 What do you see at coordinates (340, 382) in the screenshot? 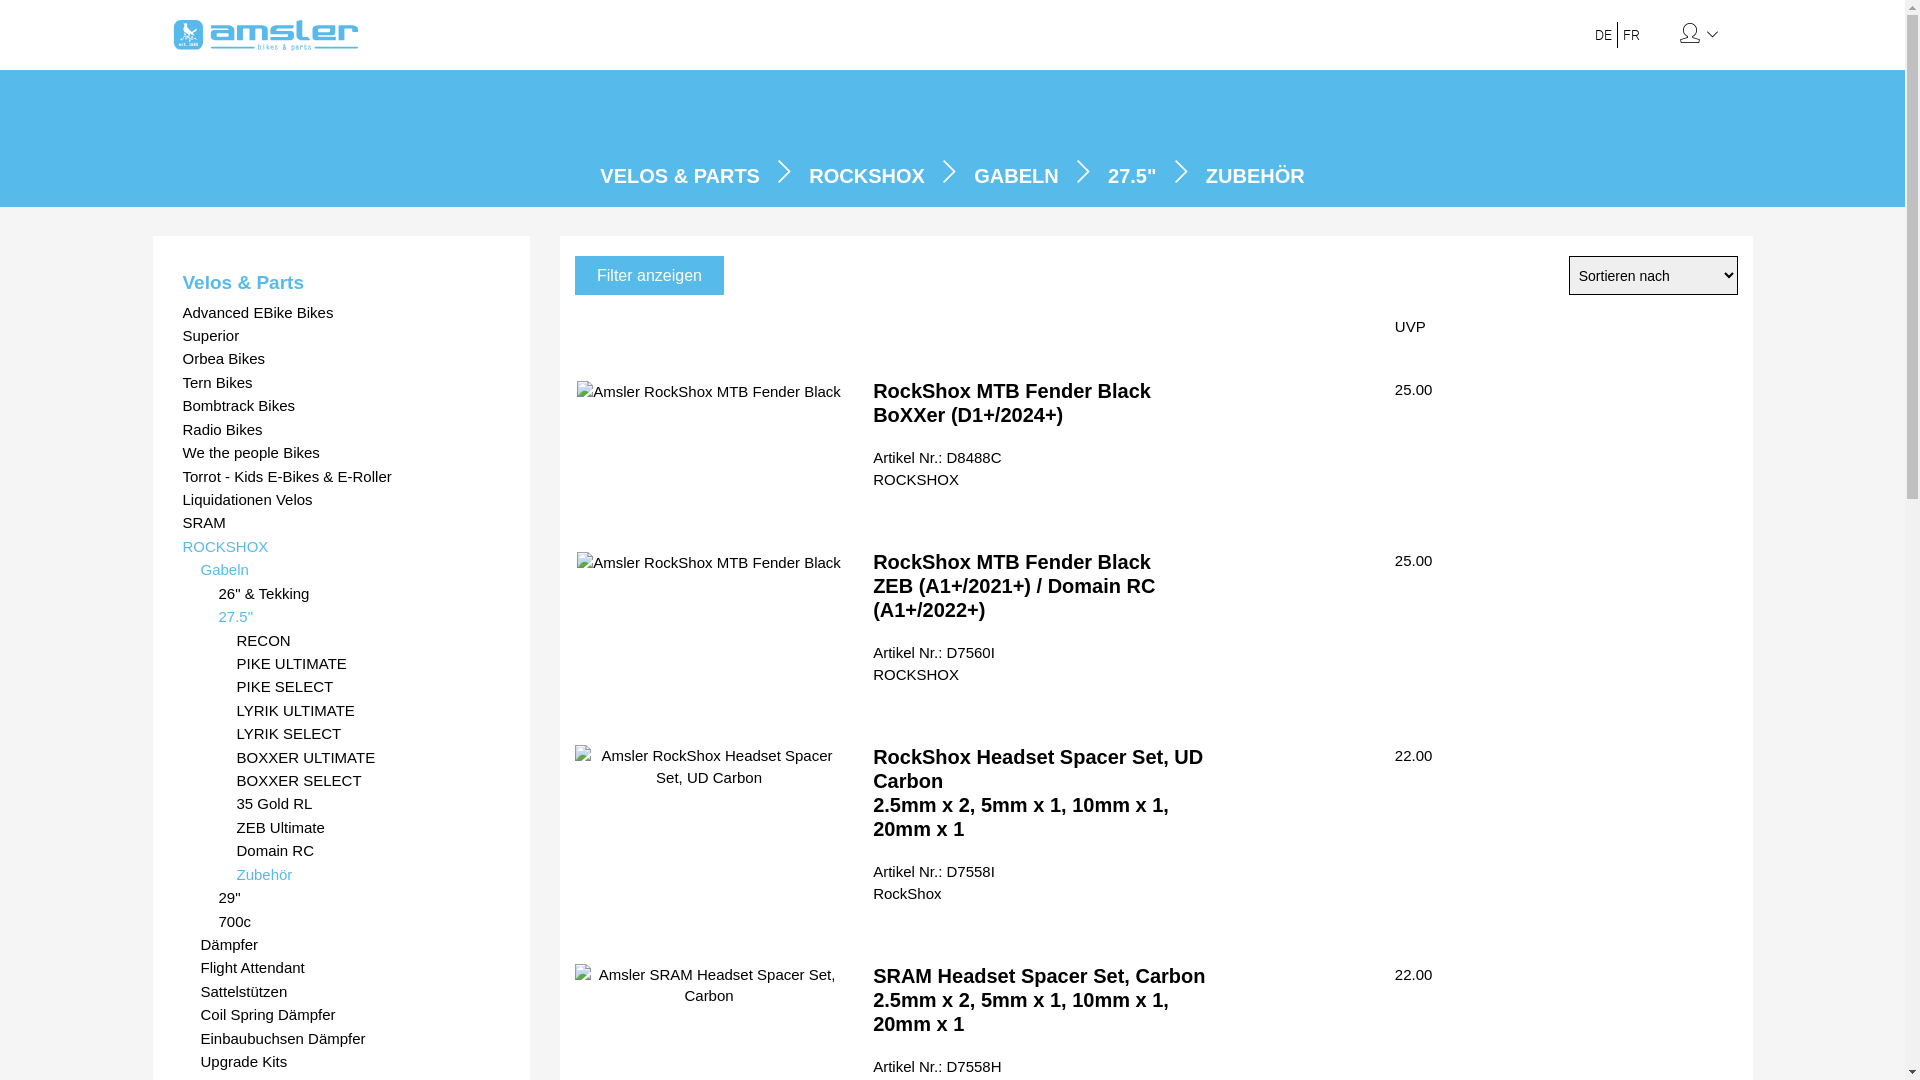
I see `'Tern Bikes'` at bounding box center [340, 382].